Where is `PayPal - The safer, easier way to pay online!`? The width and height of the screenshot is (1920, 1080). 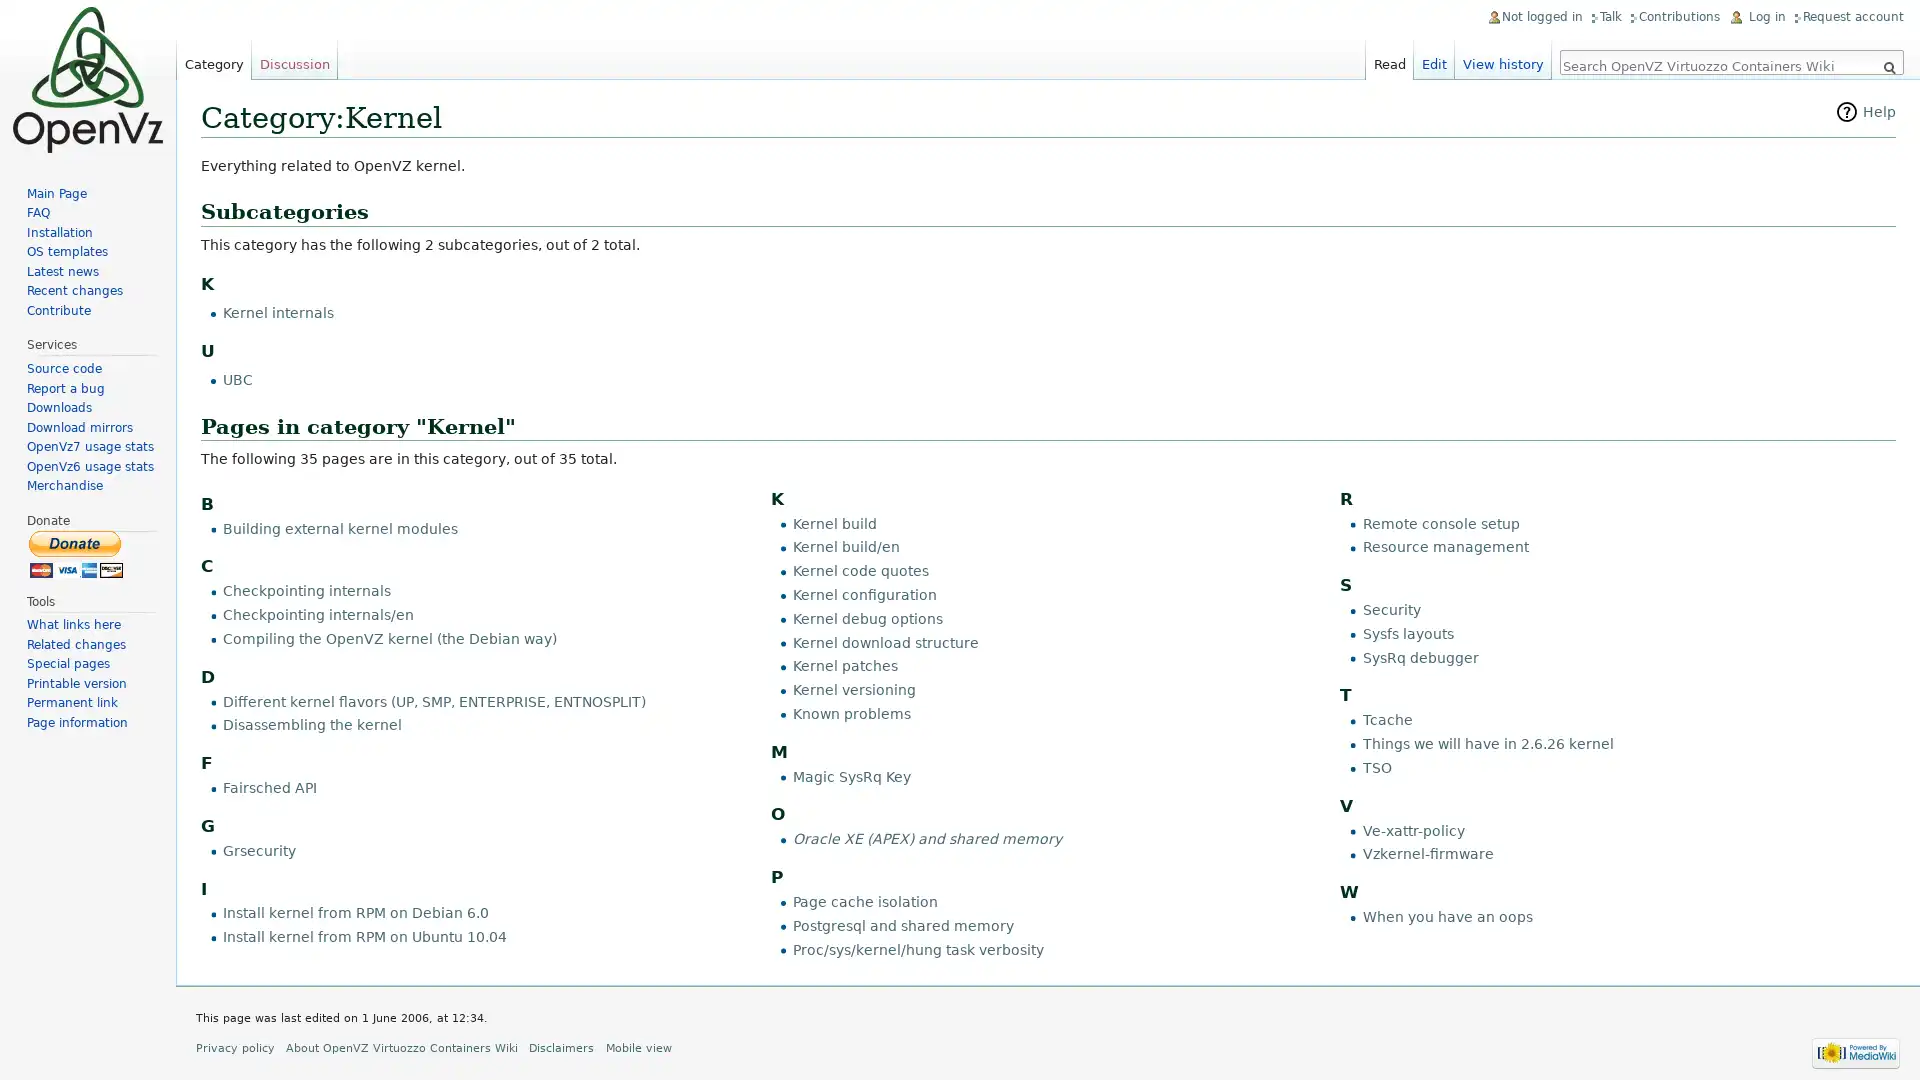 PayPal - The safer, easier way to pay online! is located at coordinates (76, 553).